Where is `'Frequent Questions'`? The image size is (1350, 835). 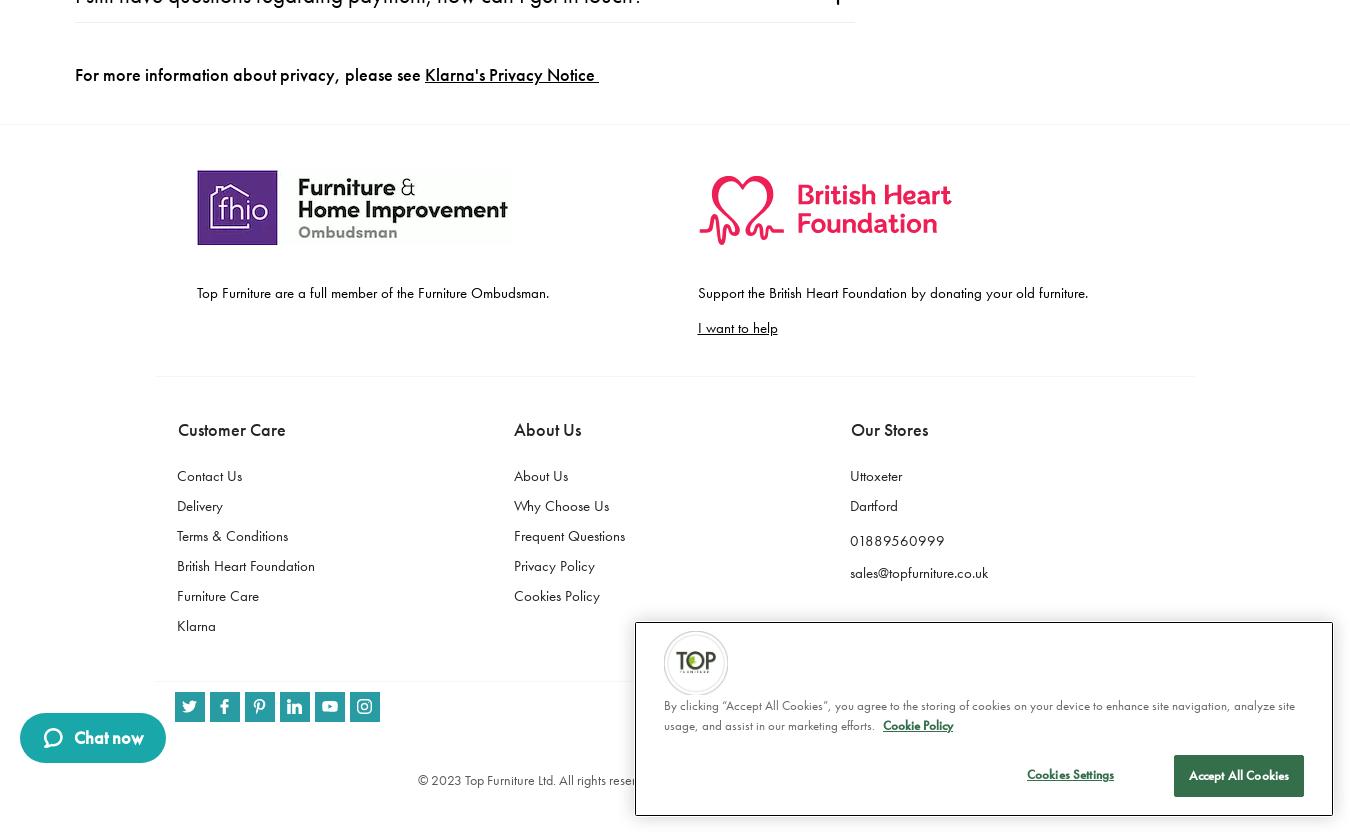
'Frequent Questions' is located at coordinates (568, 32).